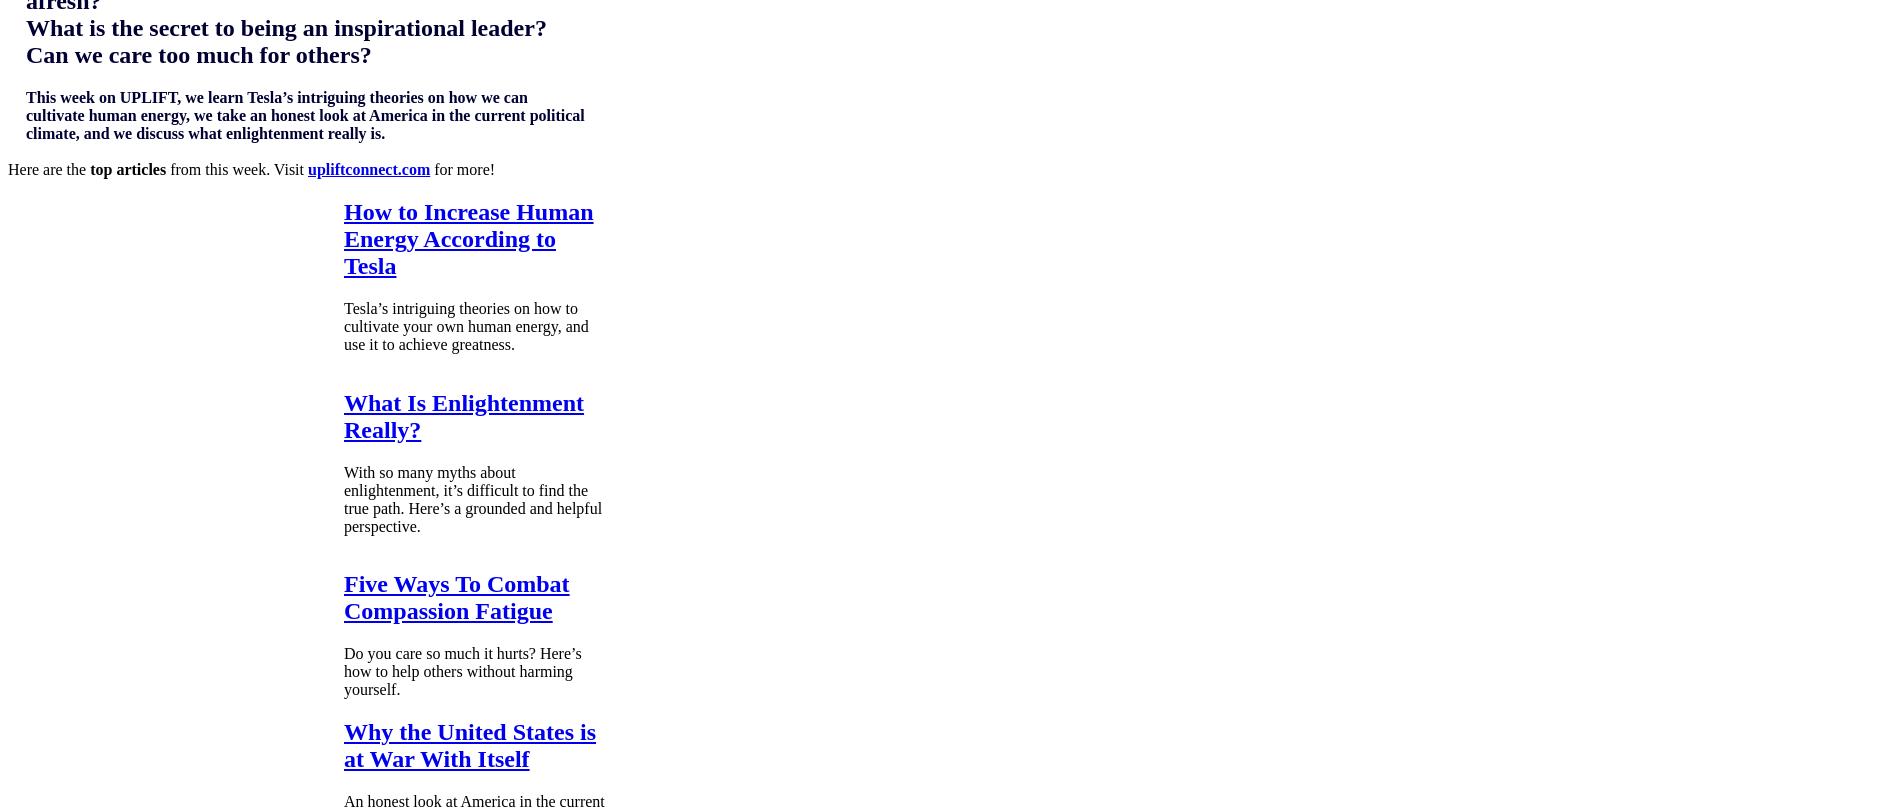 The width and height of the screenshot is (1900, 810). Describe the element at coordinates (467, 236) in the screenshot. I see `'How to Increase Human Energy According to Tesla'` at that location.